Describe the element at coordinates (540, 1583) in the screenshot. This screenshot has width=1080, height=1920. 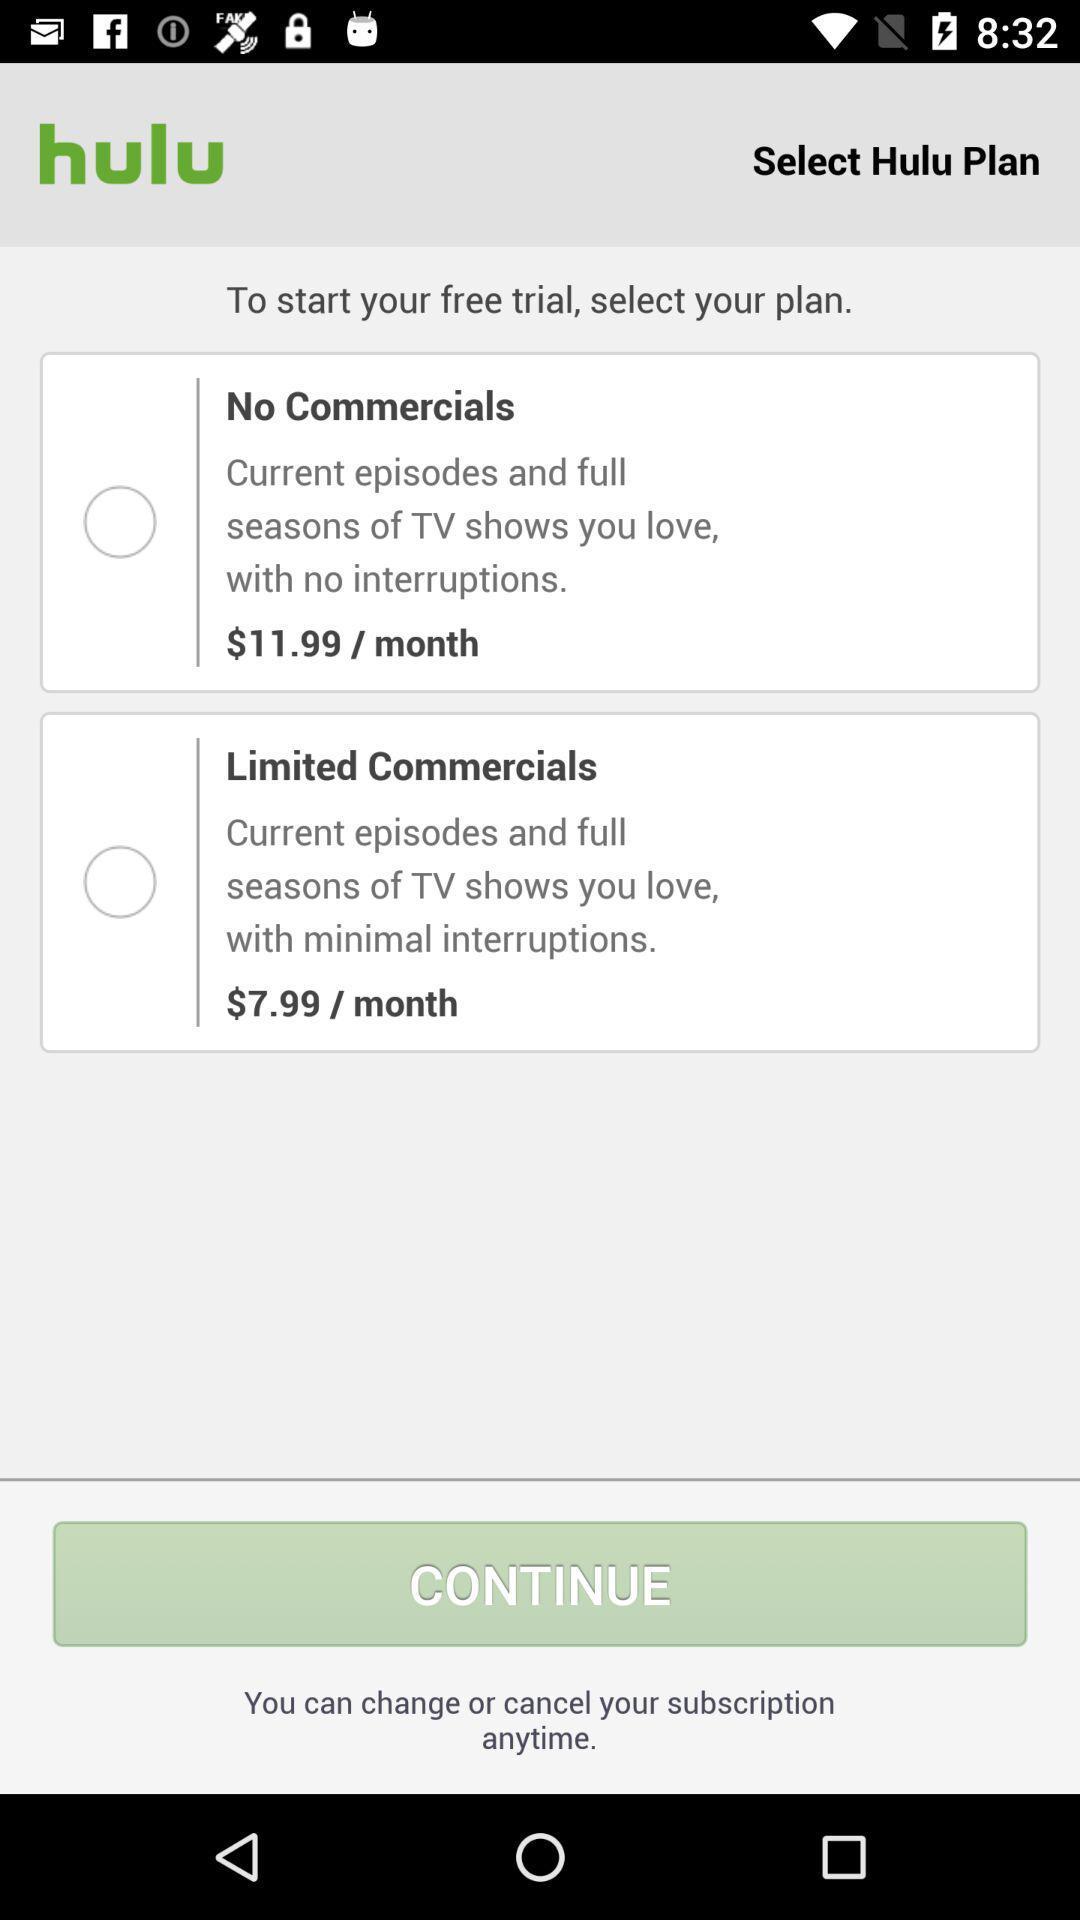
I see `continue icon` at that location.